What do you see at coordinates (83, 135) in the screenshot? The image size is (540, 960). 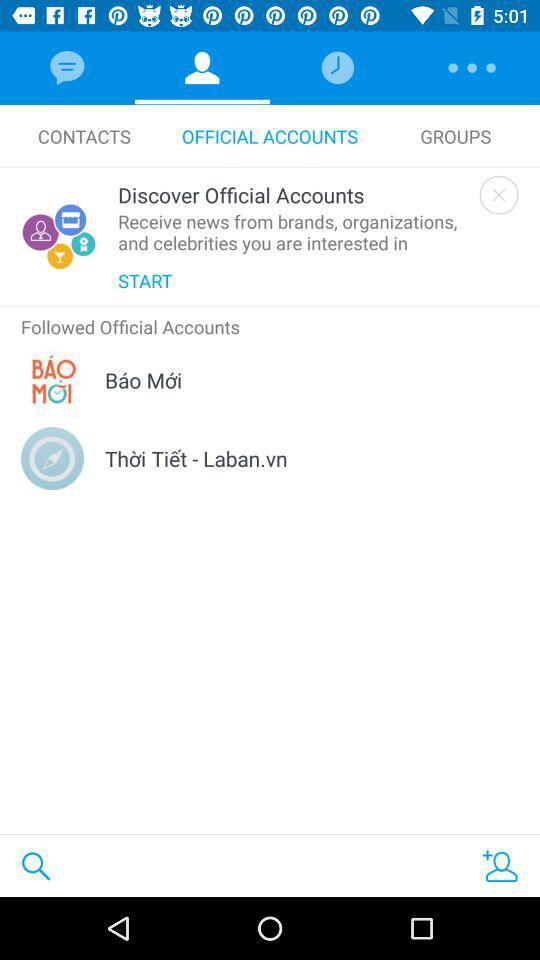 I see `item next to official accounts item` at bounding box center [83, 135].